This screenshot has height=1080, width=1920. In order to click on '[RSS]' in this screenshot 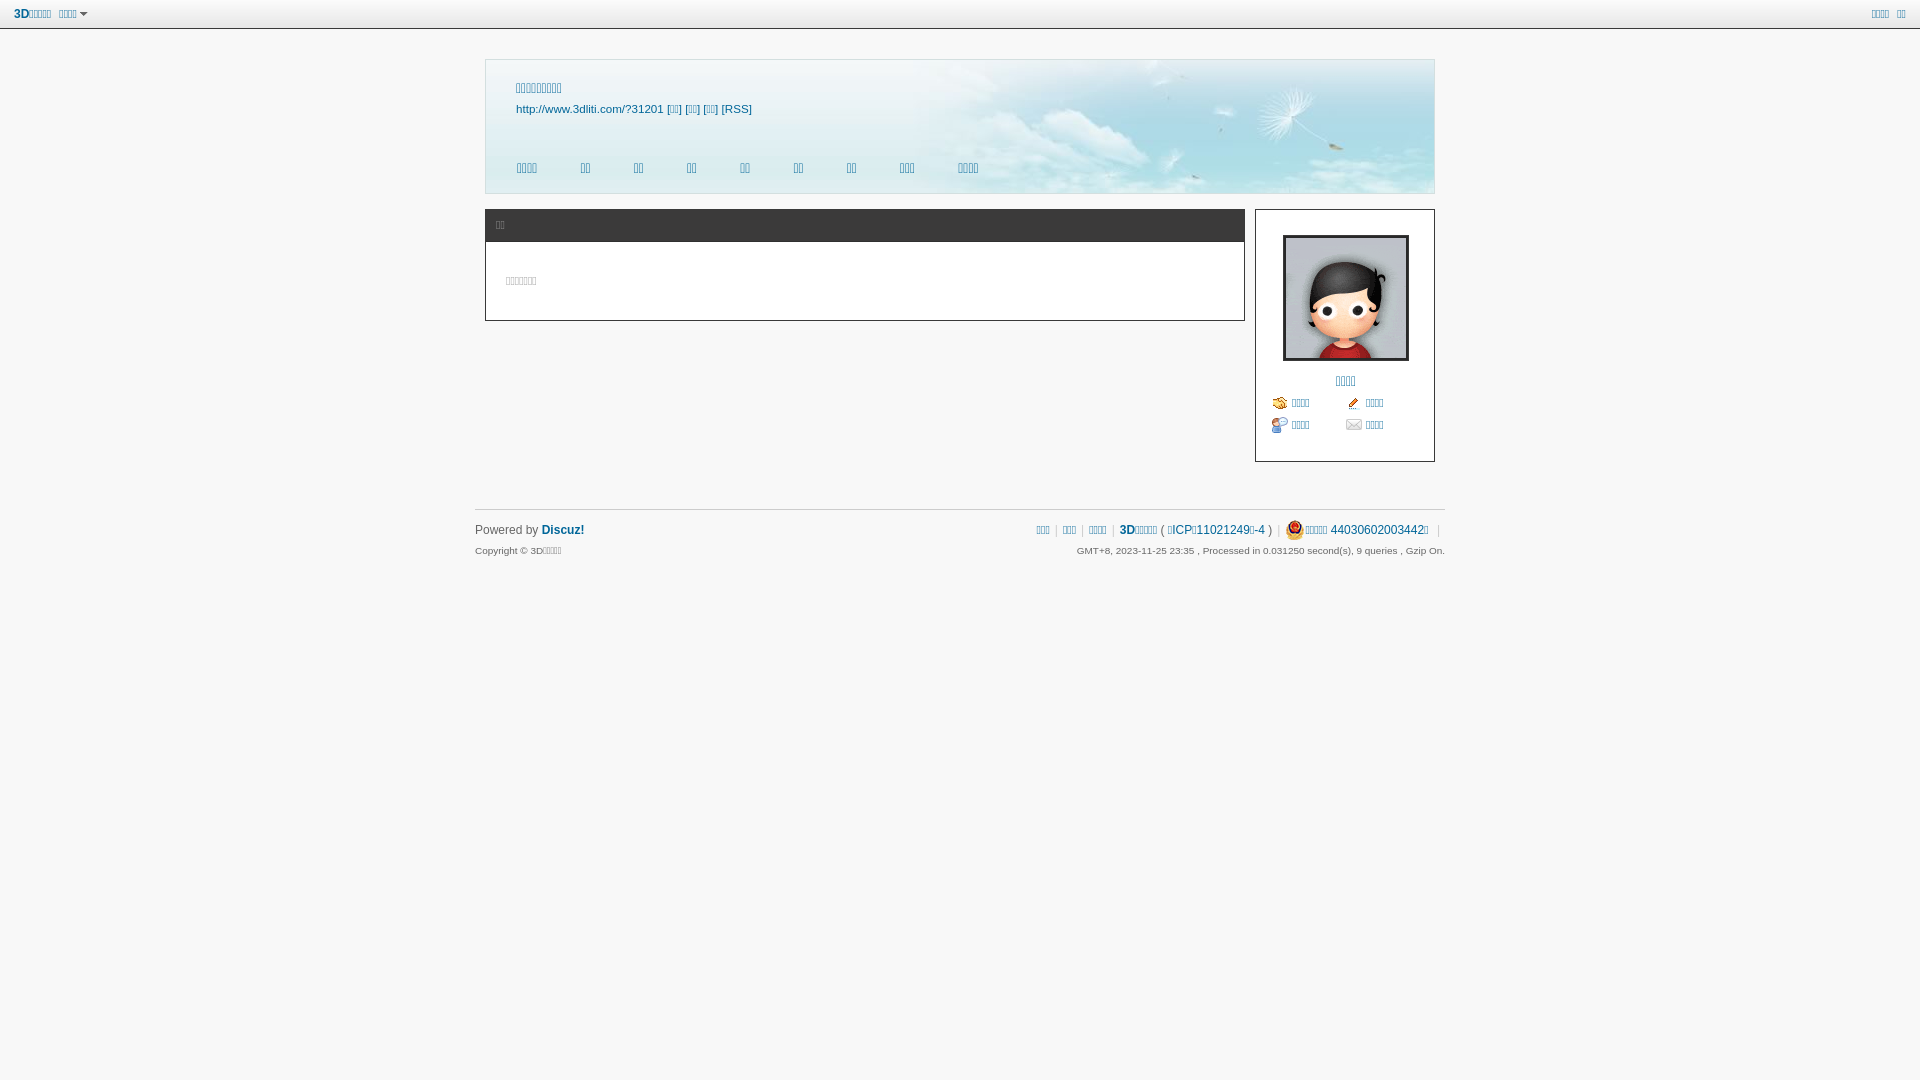, I will do `click(736, 108)`.